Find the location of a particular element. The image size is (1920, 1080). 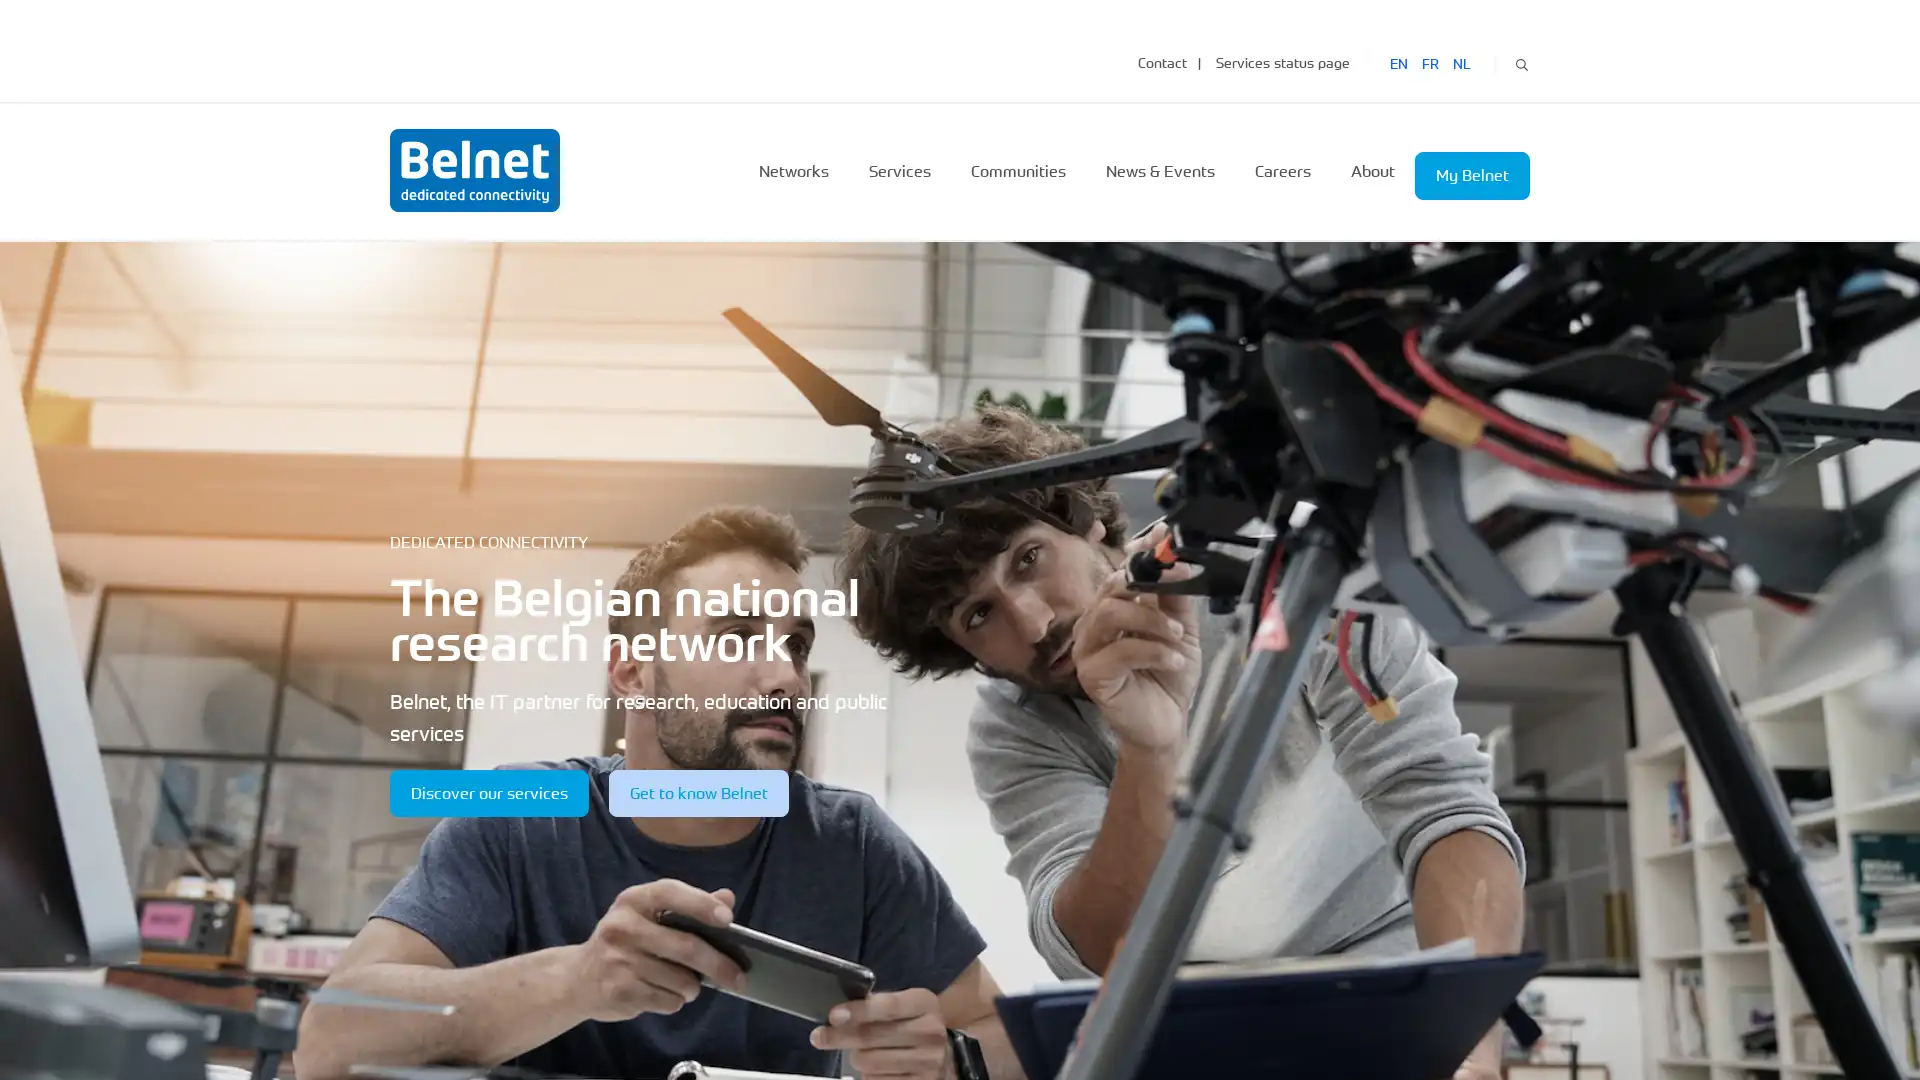

Search is located at coordinates (1520, 61).